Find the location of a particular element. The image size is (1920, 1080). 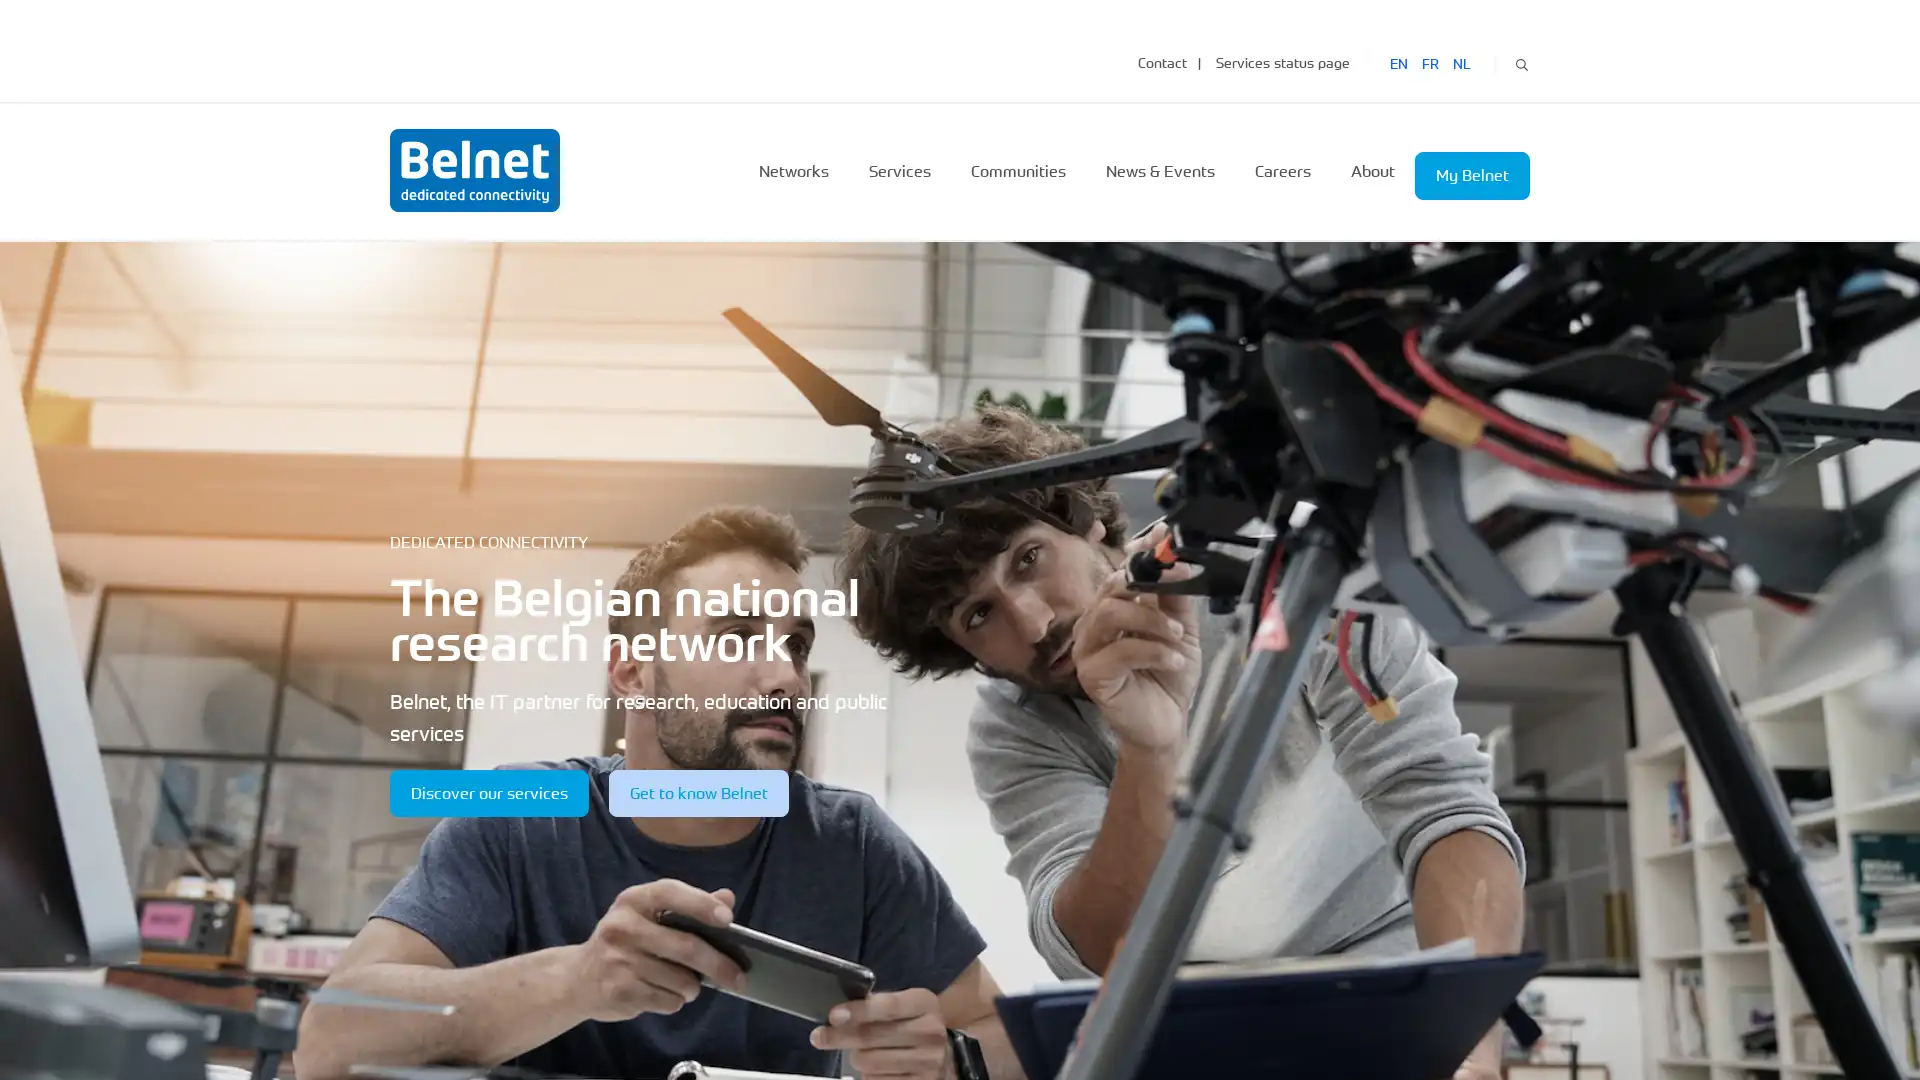

Search is located at coordinates (1520, 61).